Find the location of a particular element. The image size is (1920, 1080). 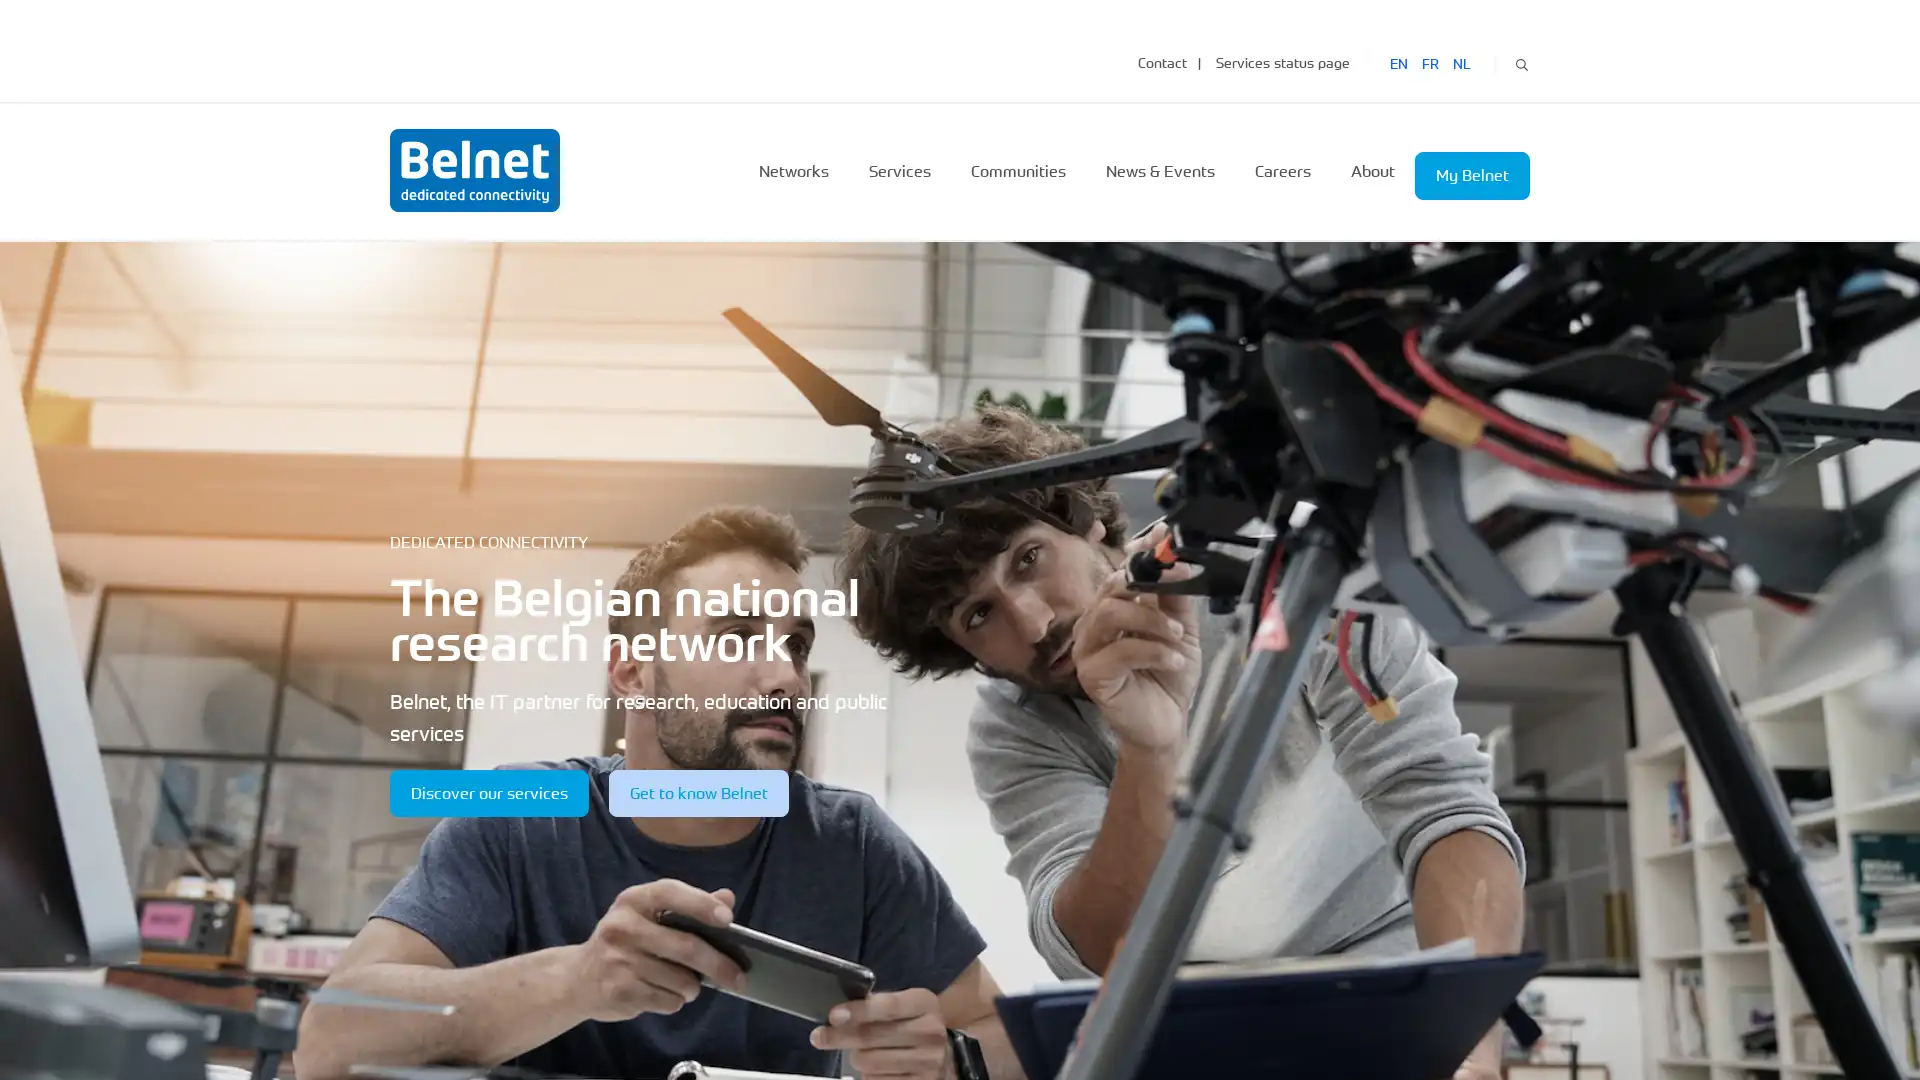

Search is located at coordinates (1520, 61).